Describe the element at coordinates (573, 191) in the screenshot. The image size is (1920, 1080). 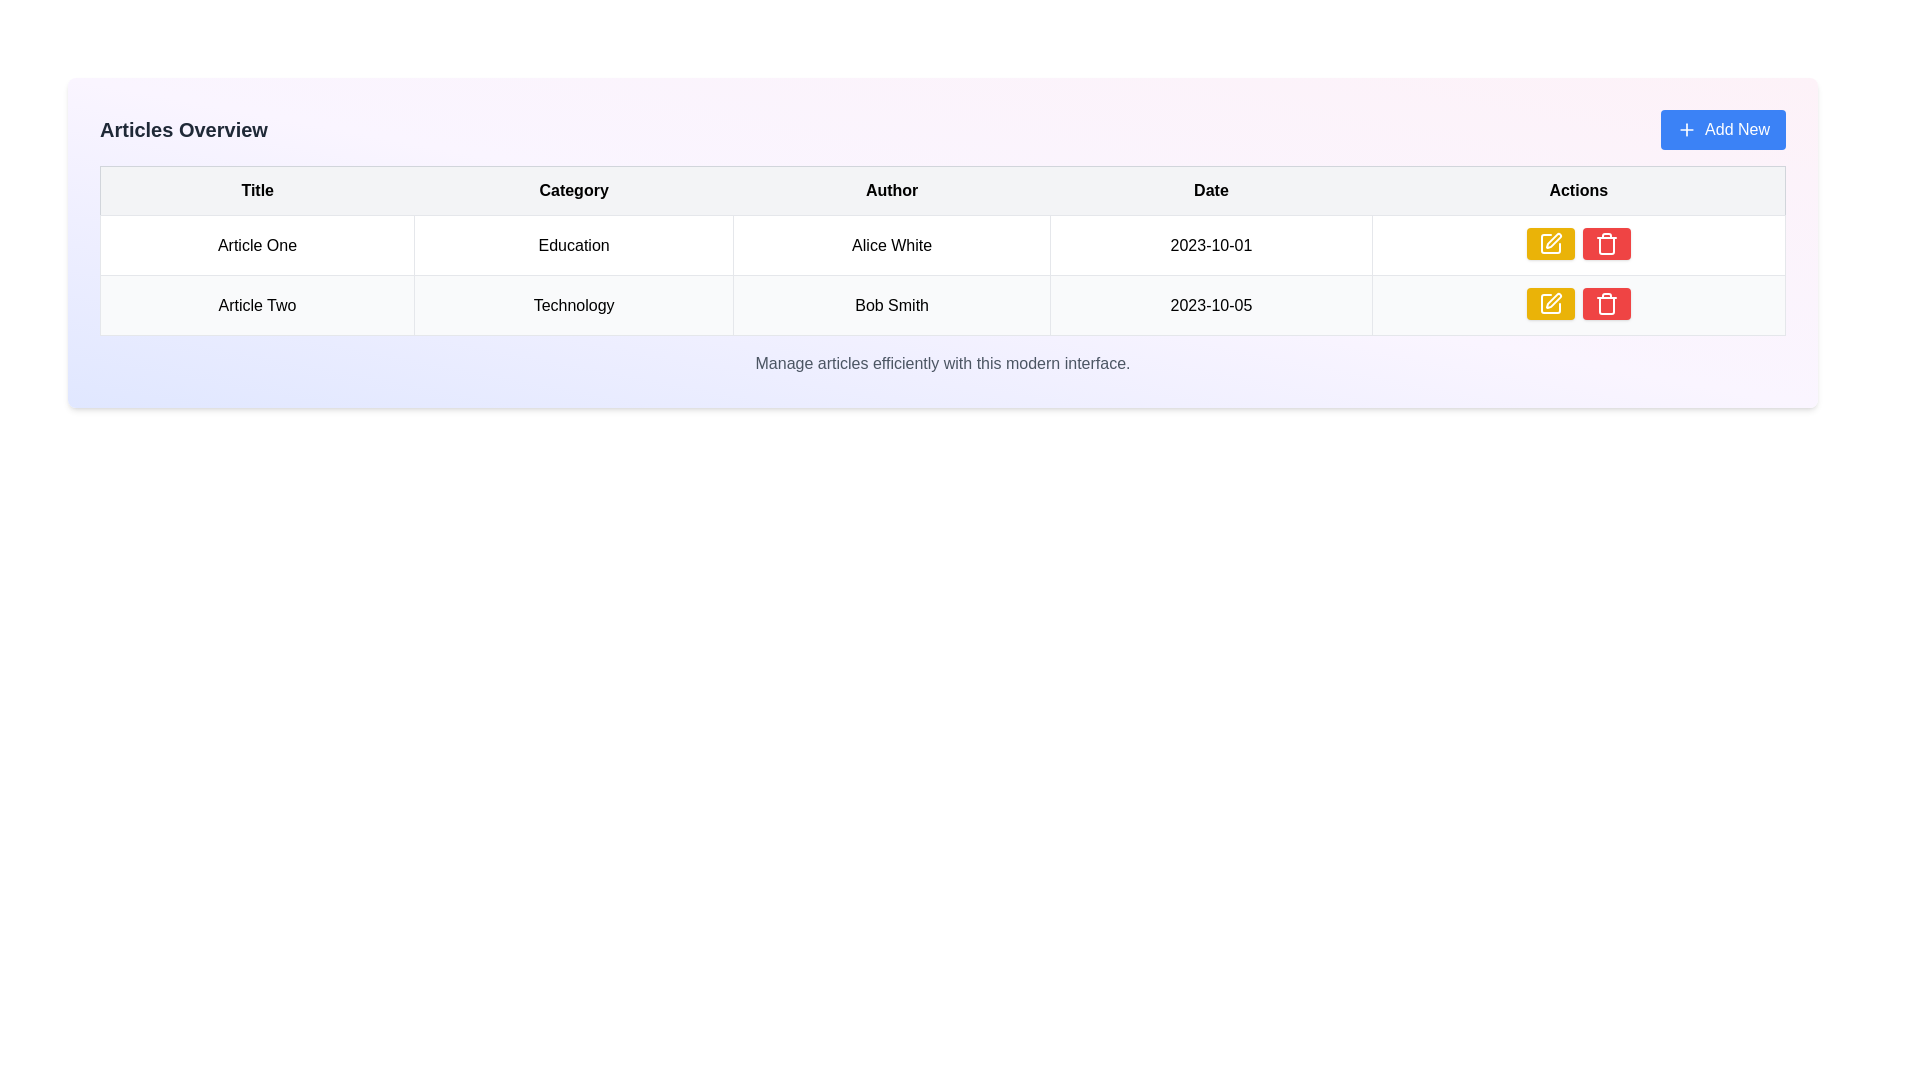
I see `the 'Category' text label, which is a bold black font inside a grey rectangular background, located in the header row of a data table` at that location.